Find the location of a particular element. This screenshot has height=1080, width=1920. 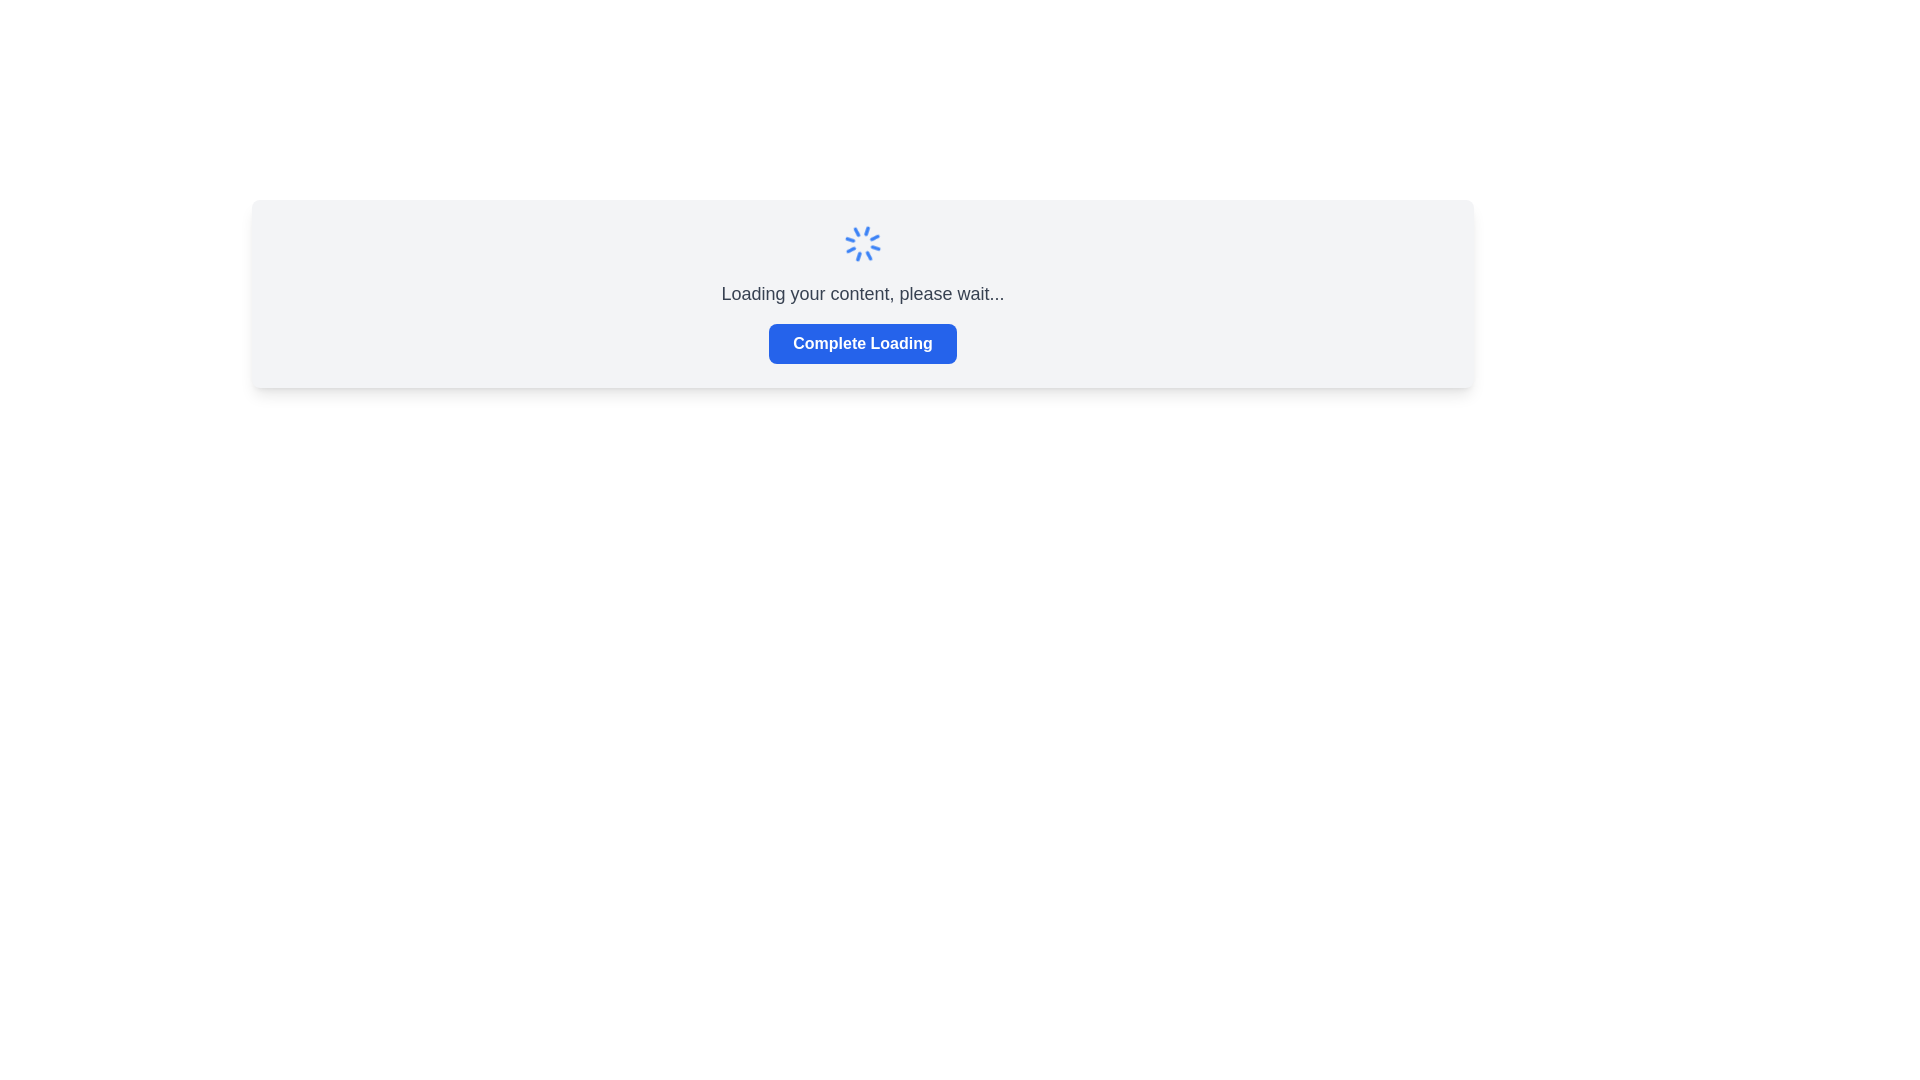

the loading spinner animation icon, which serves as a loading indicator positioned centrally above the text 'Loading your content, please wait...' is located at coordinates (863, 242).